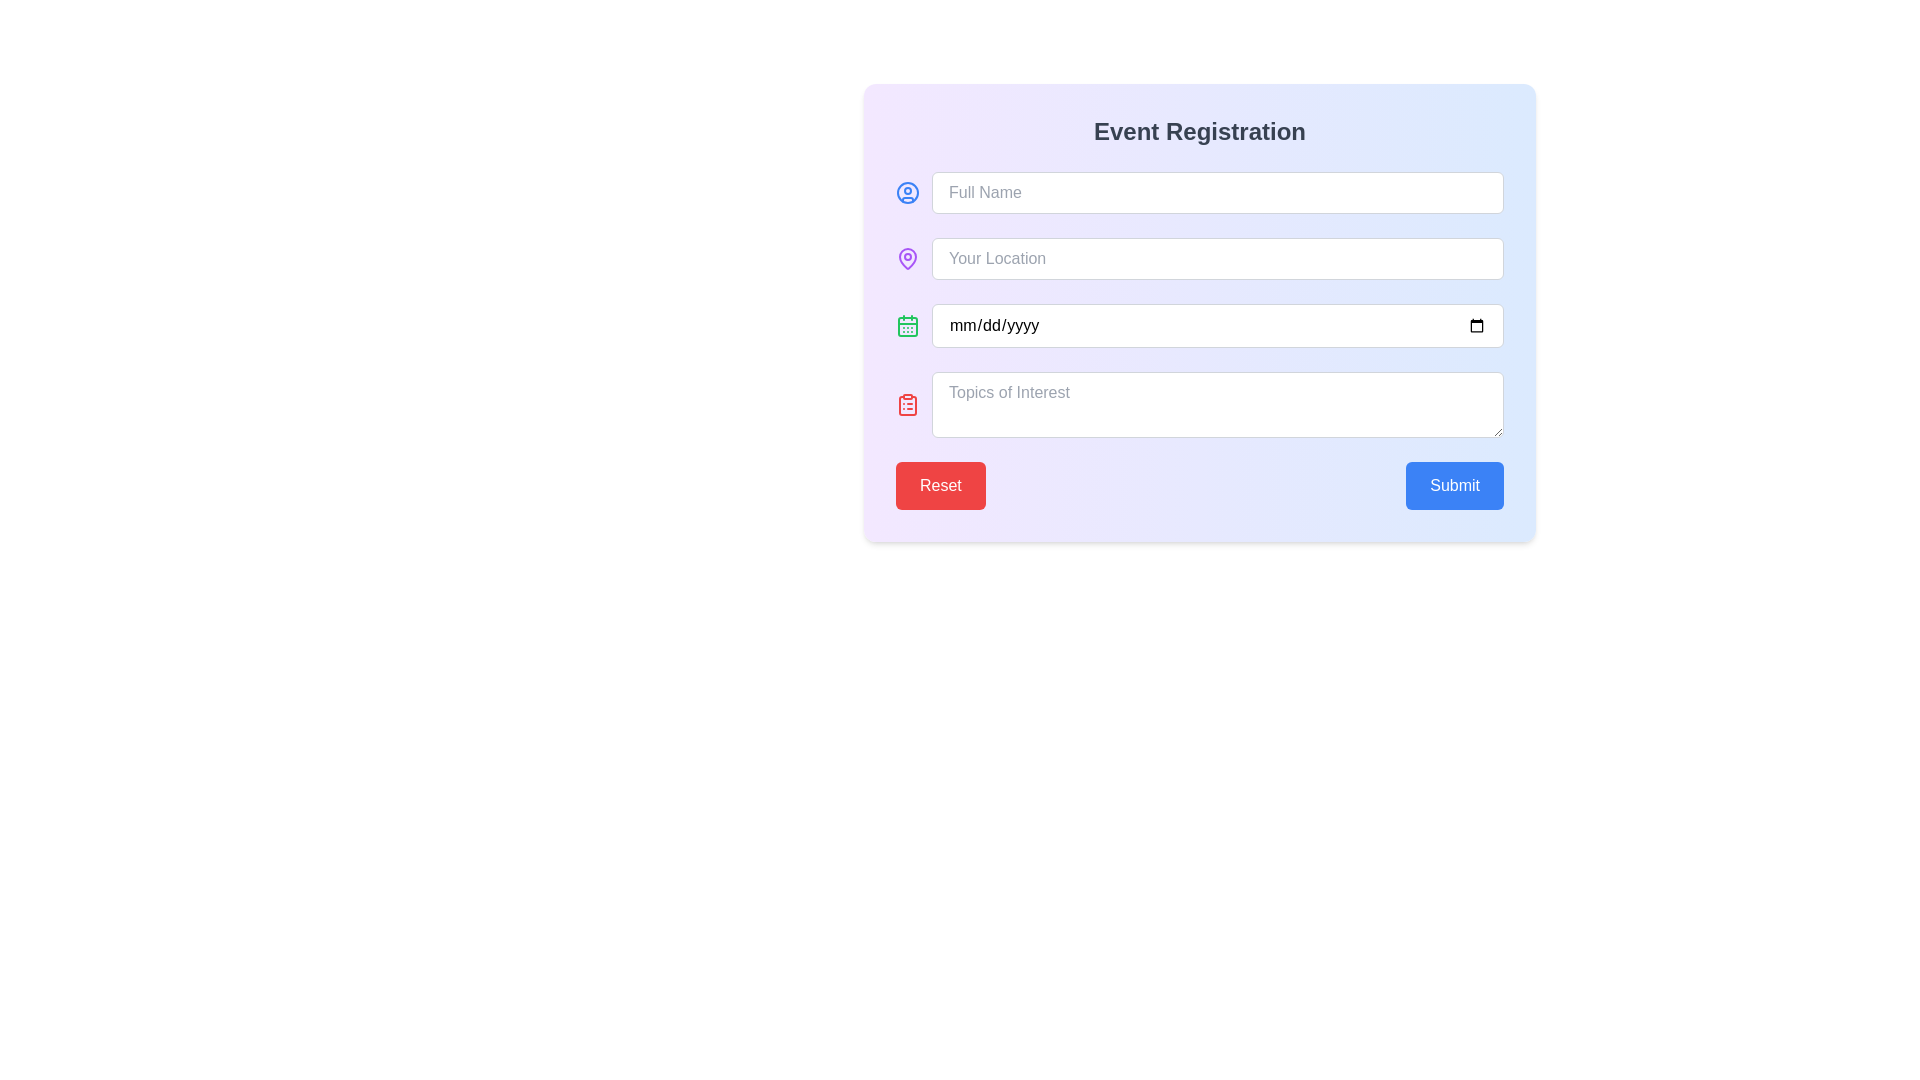  Describe the element at coordinates (906, 326) in the screenshot. I see `the calendar icon component within the SVG that serves to emphasize the date input field located to the left of it` at that location.